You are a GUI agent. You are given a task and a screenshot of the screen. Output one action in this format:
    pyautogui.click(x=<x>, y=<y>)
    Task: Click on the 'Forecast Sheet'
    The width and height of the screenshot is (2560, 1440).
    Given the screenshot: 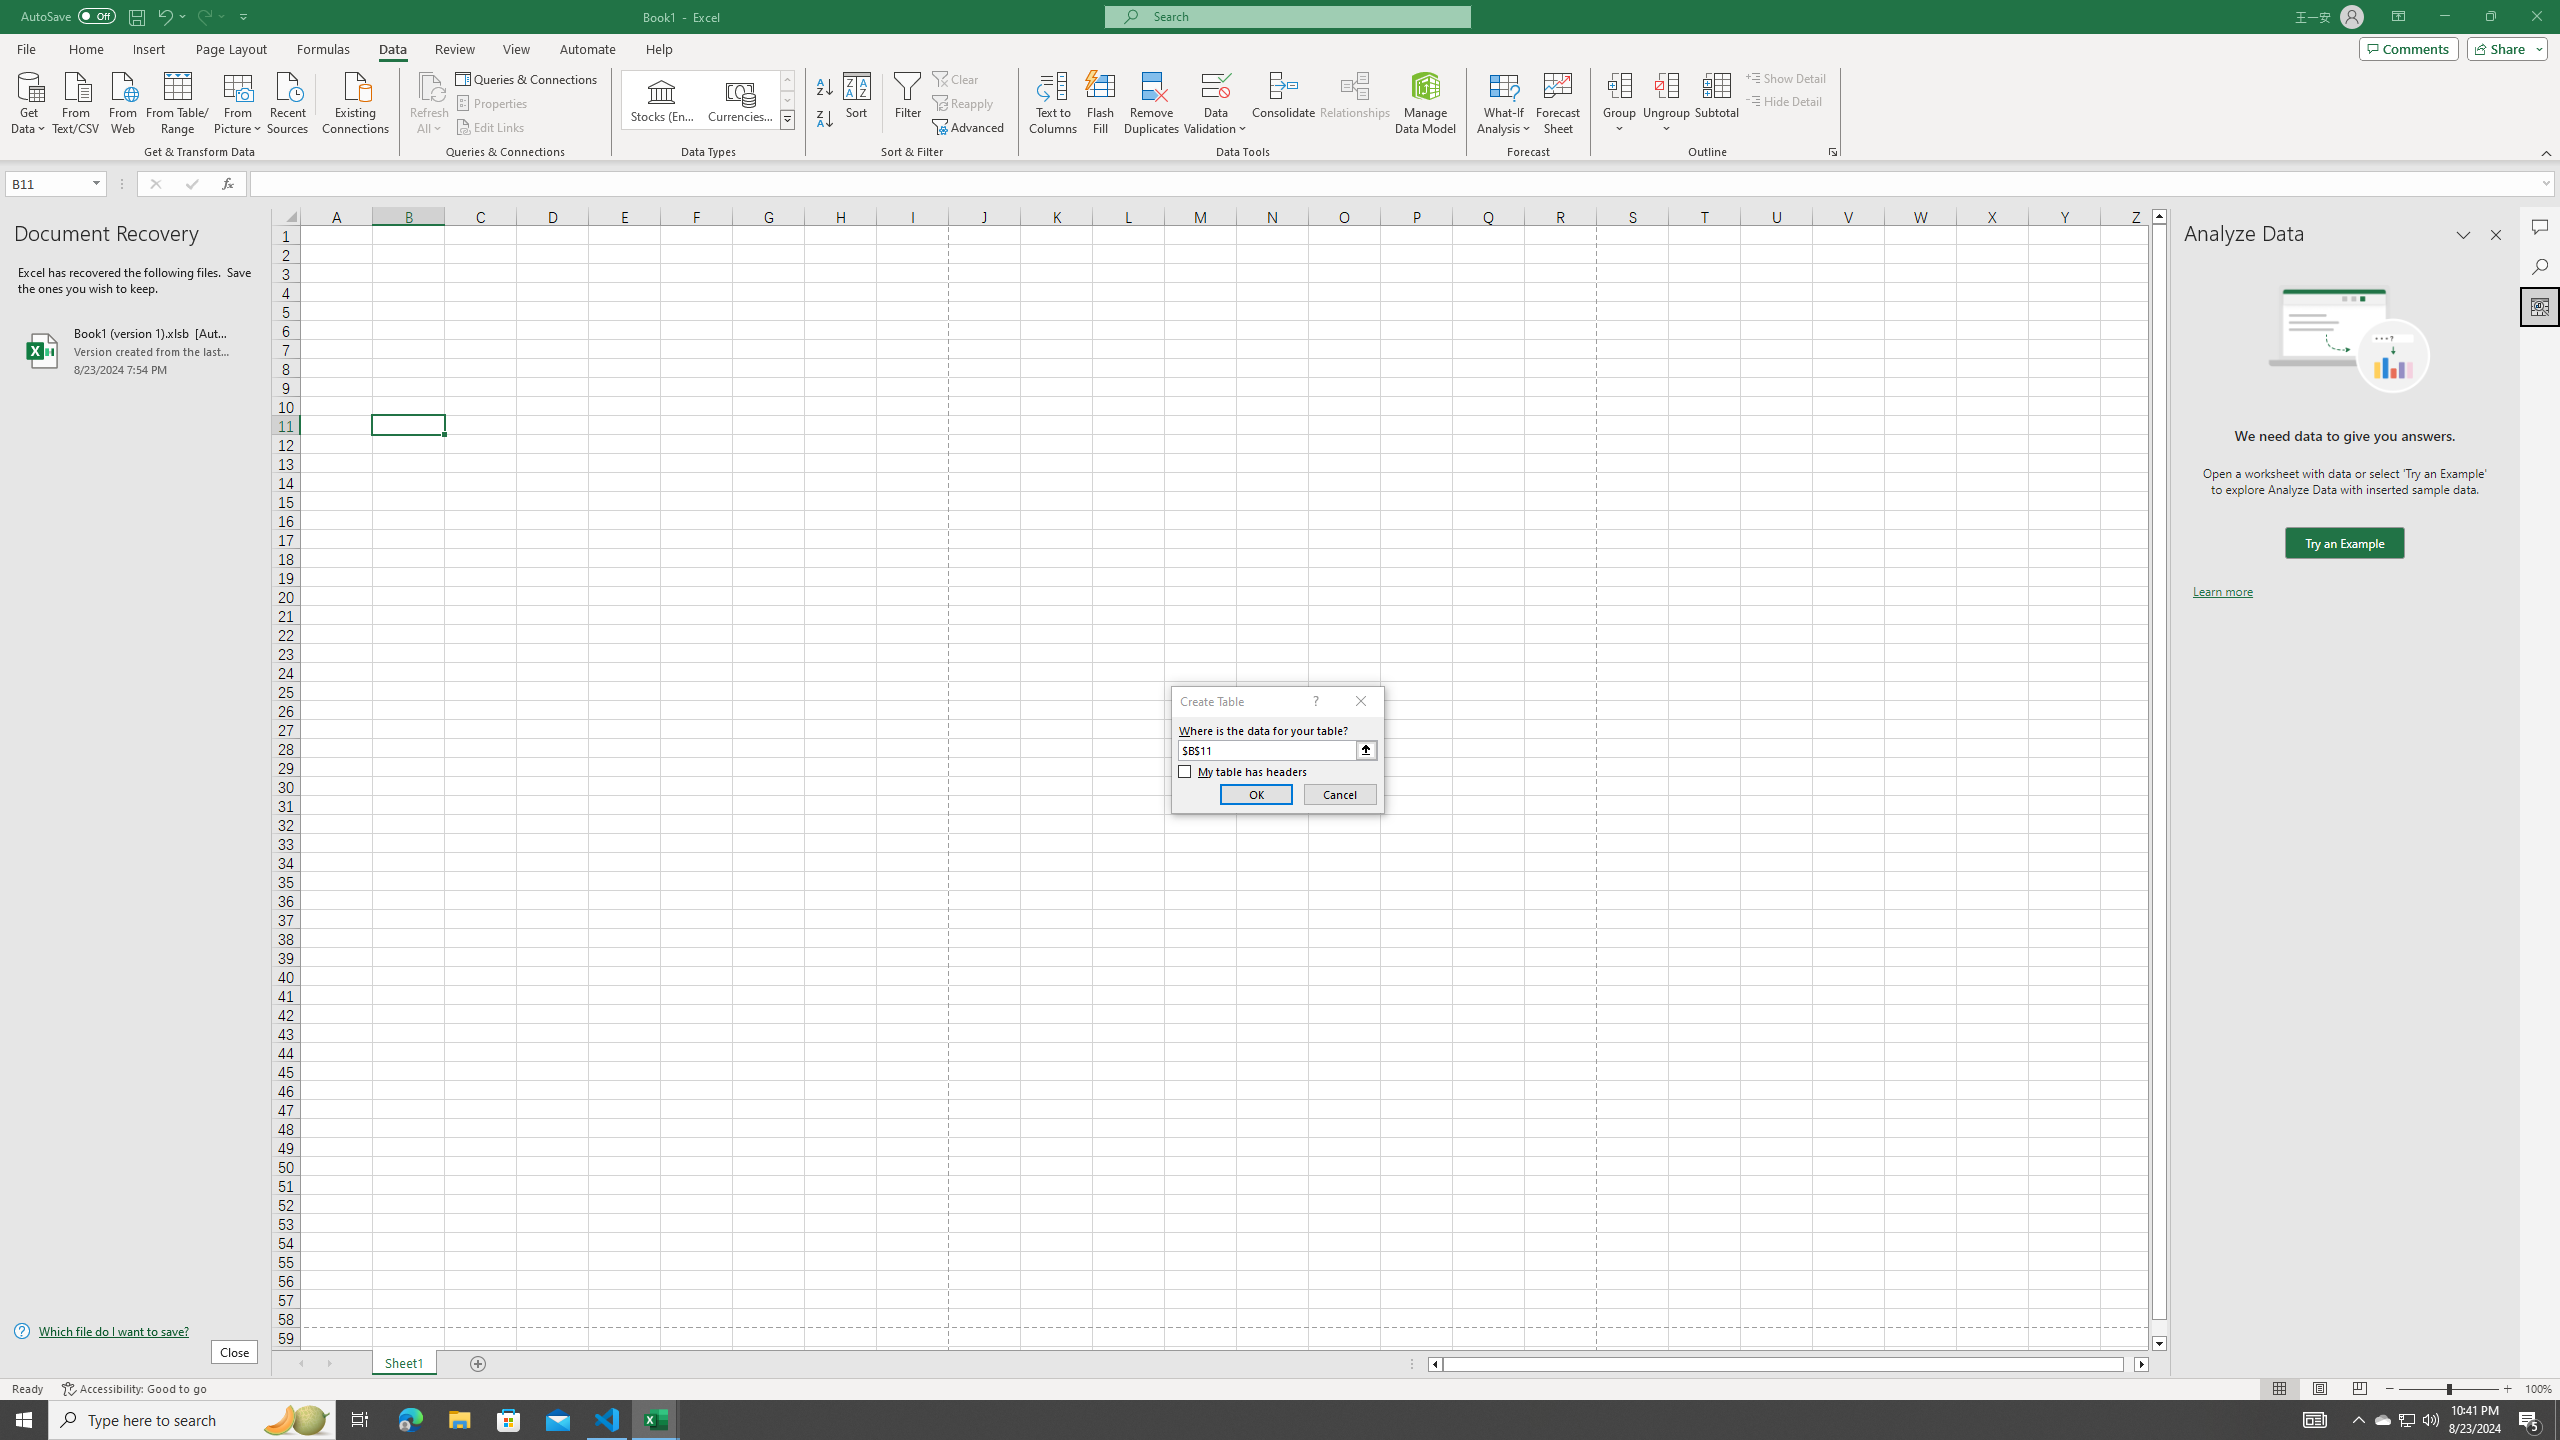 What is the action you would take?
    pyautogui.click(x=1557, y=103)
    